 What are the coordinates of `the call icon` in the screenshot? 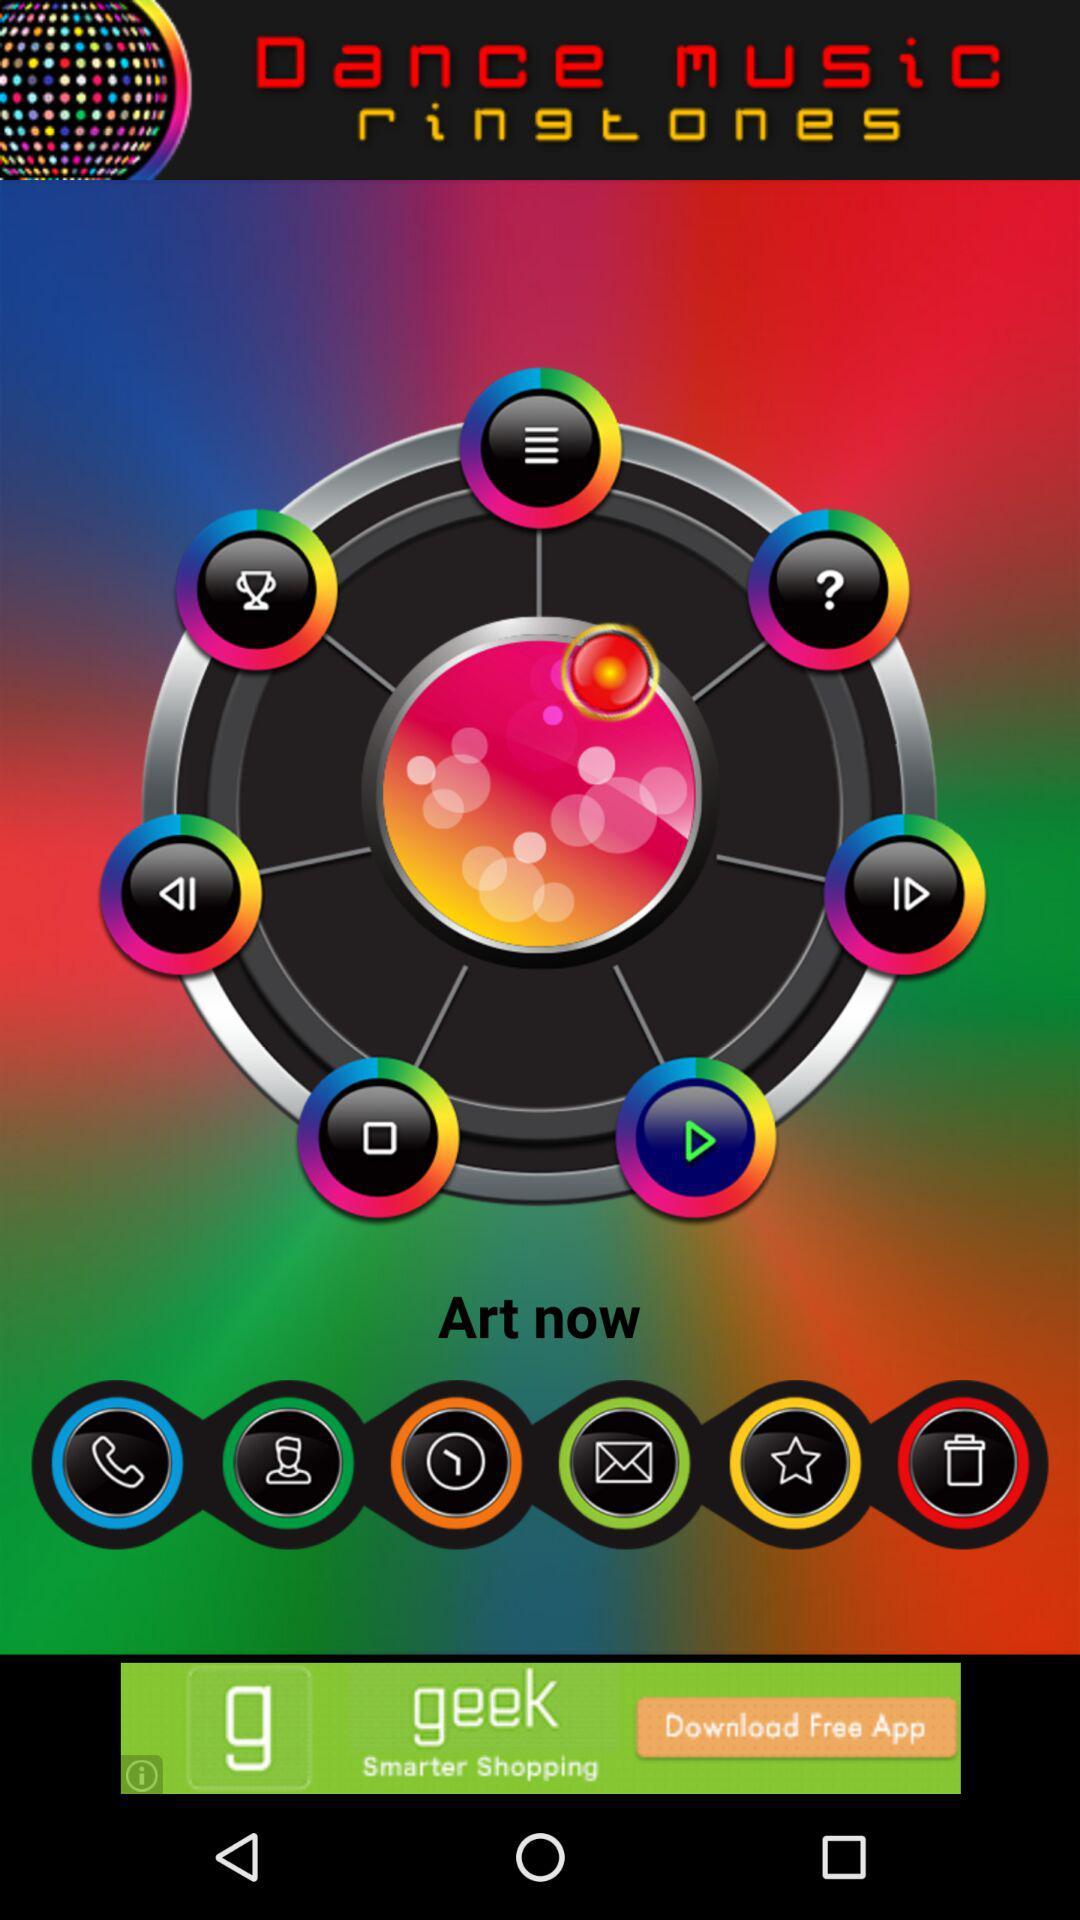 It's located at (116, 1566).